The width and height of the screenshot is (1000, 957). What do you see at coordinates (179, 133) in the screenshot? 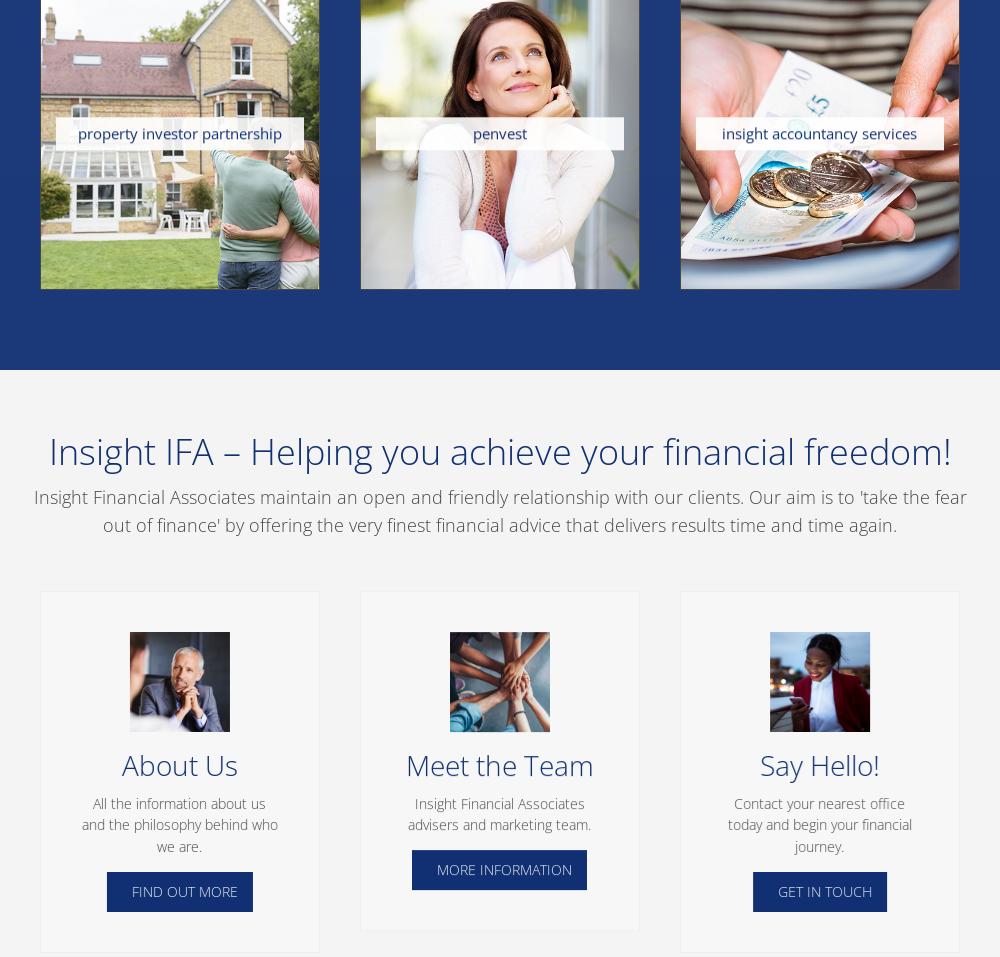
I see `'property investor partnership'` at bounding box center [179, 133].